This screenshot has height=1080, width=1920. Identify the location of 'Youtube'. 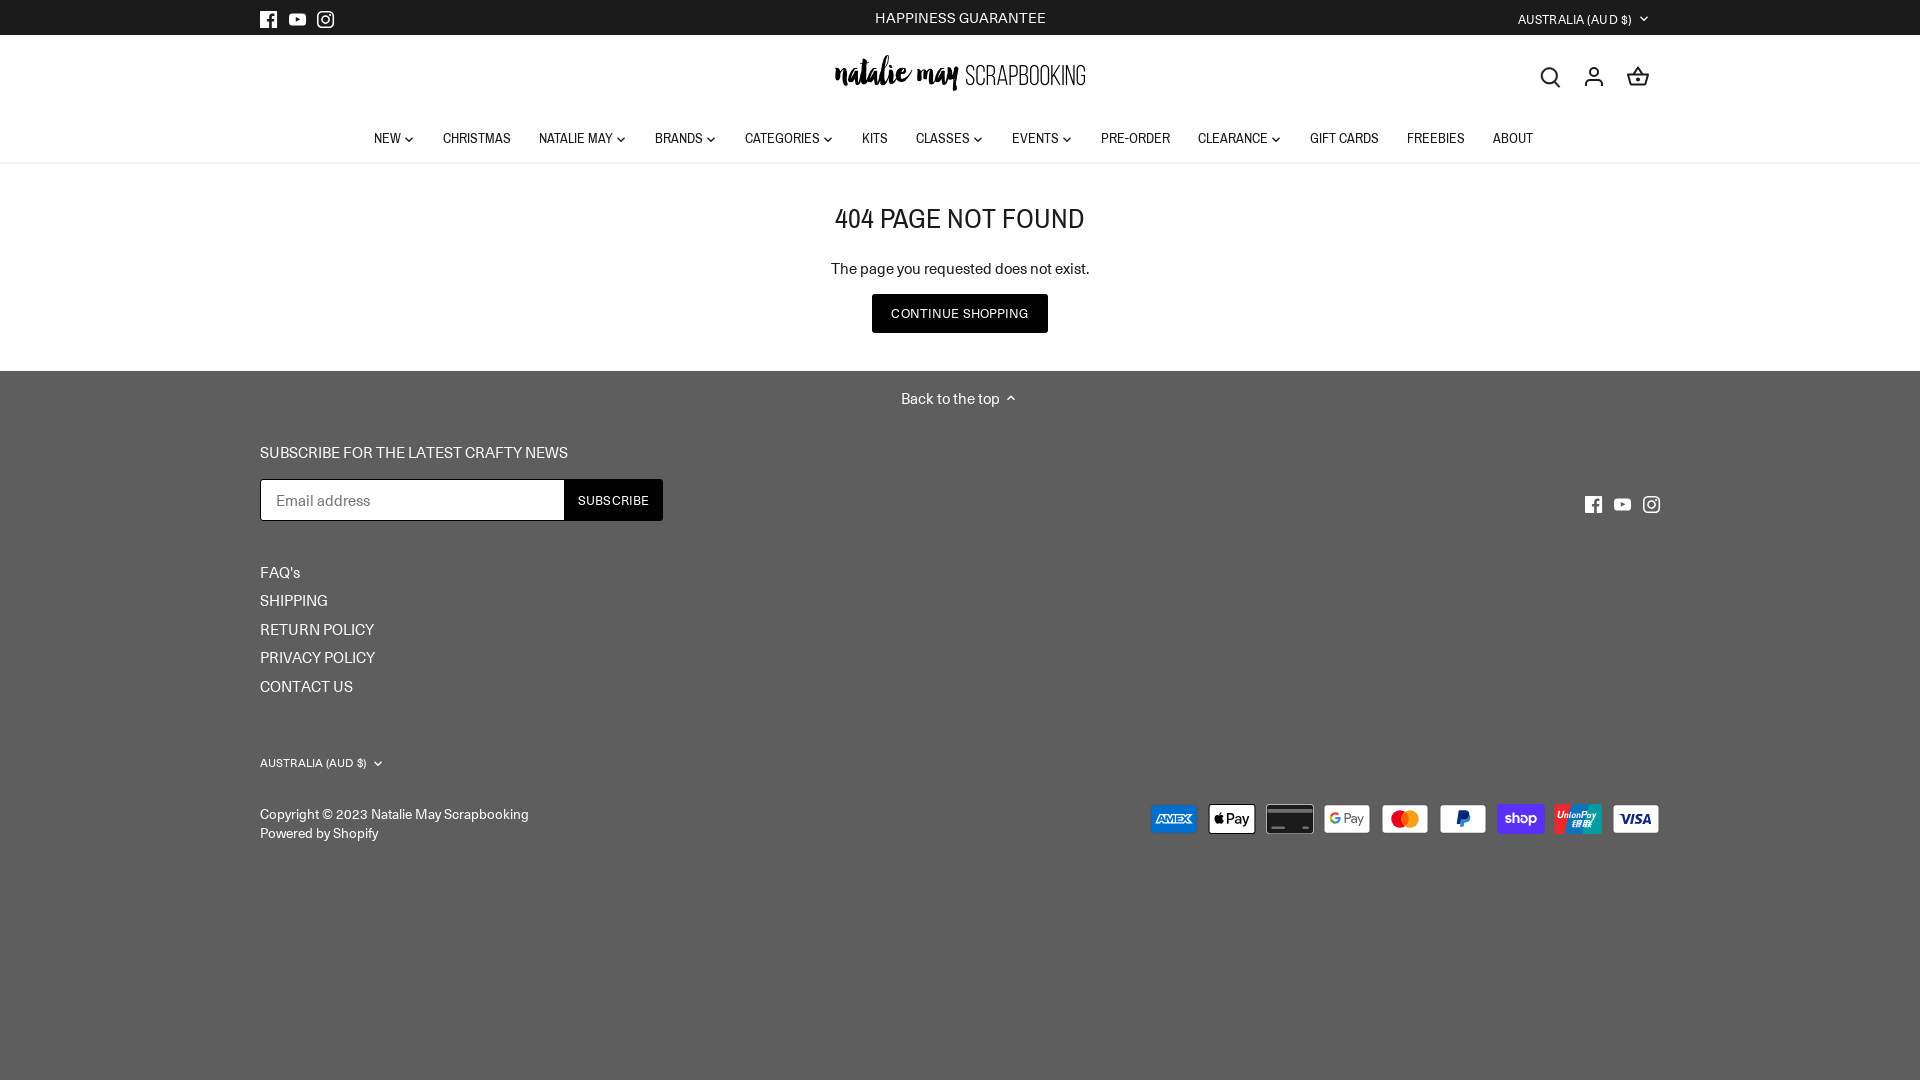
(287, 17).